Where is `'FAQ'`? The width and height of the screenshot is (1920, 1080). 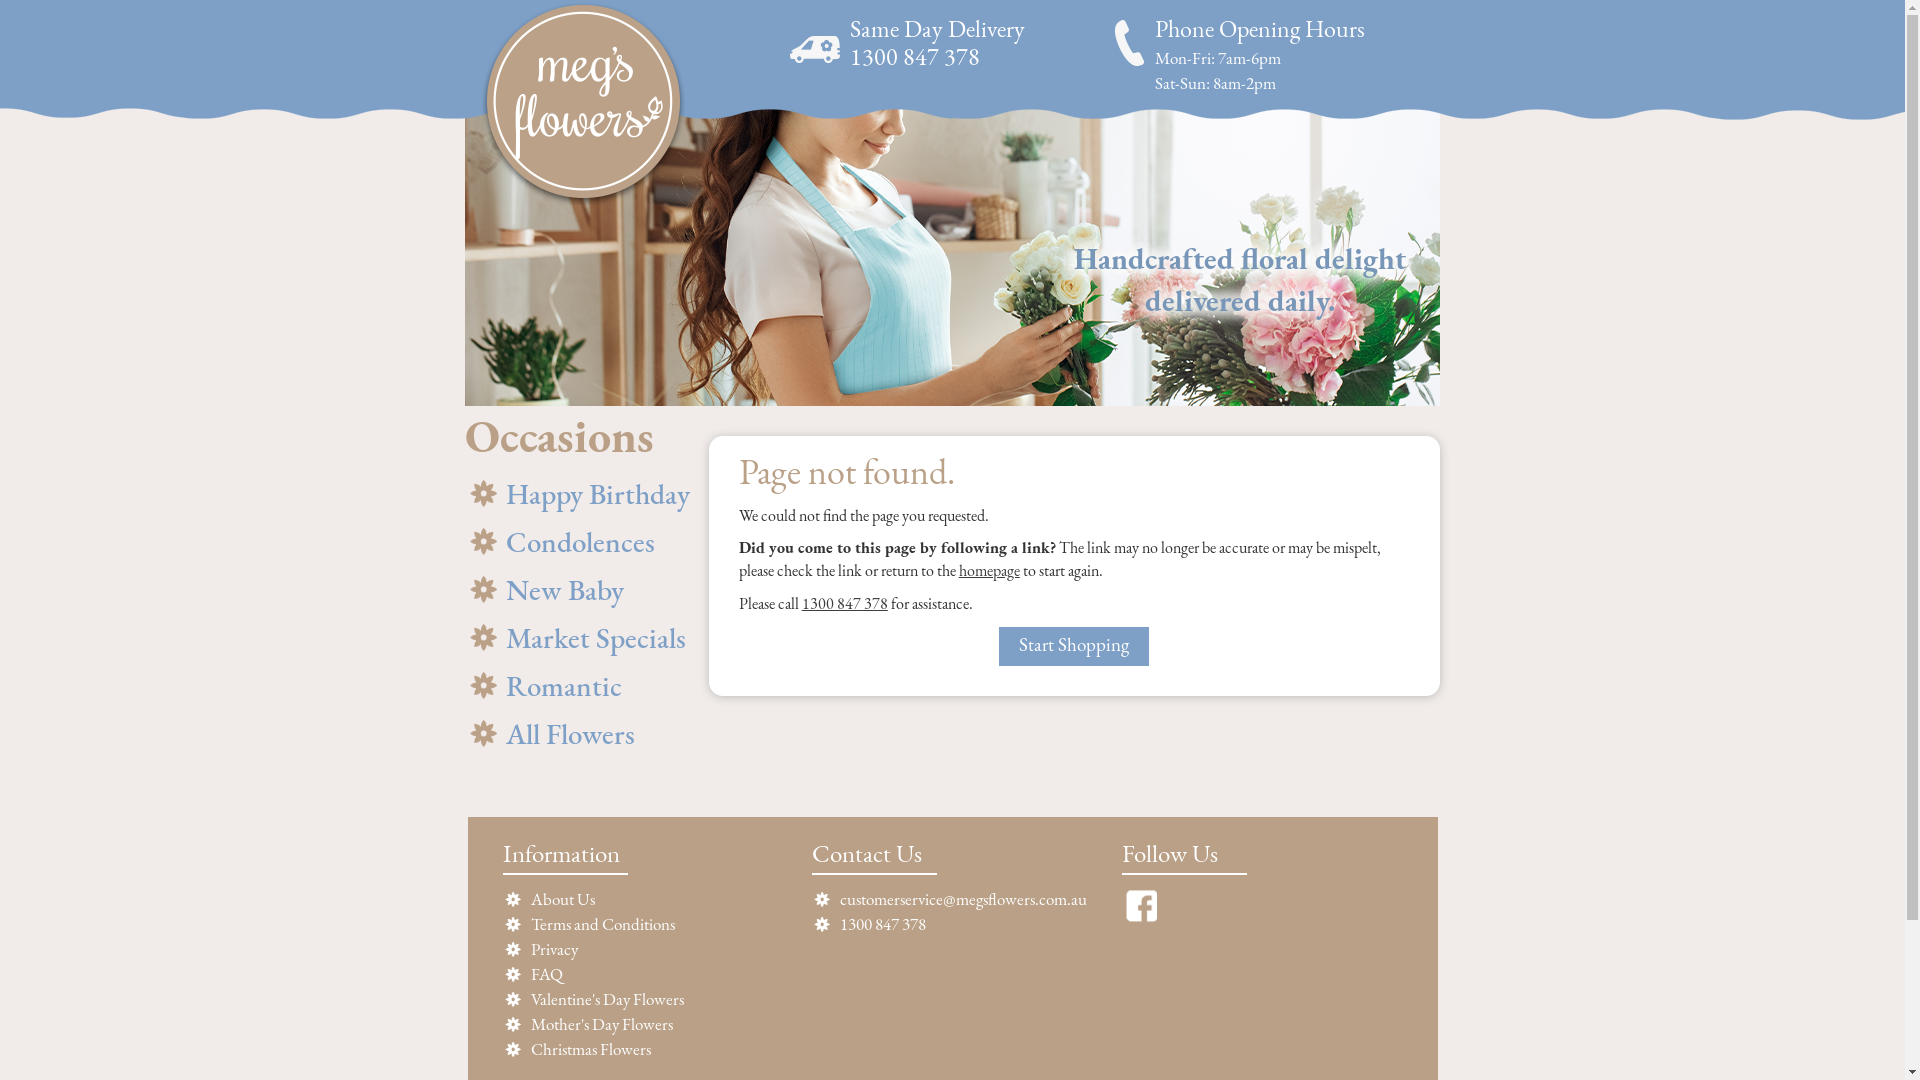 'FAQ' is located at coordinates (546, 974).